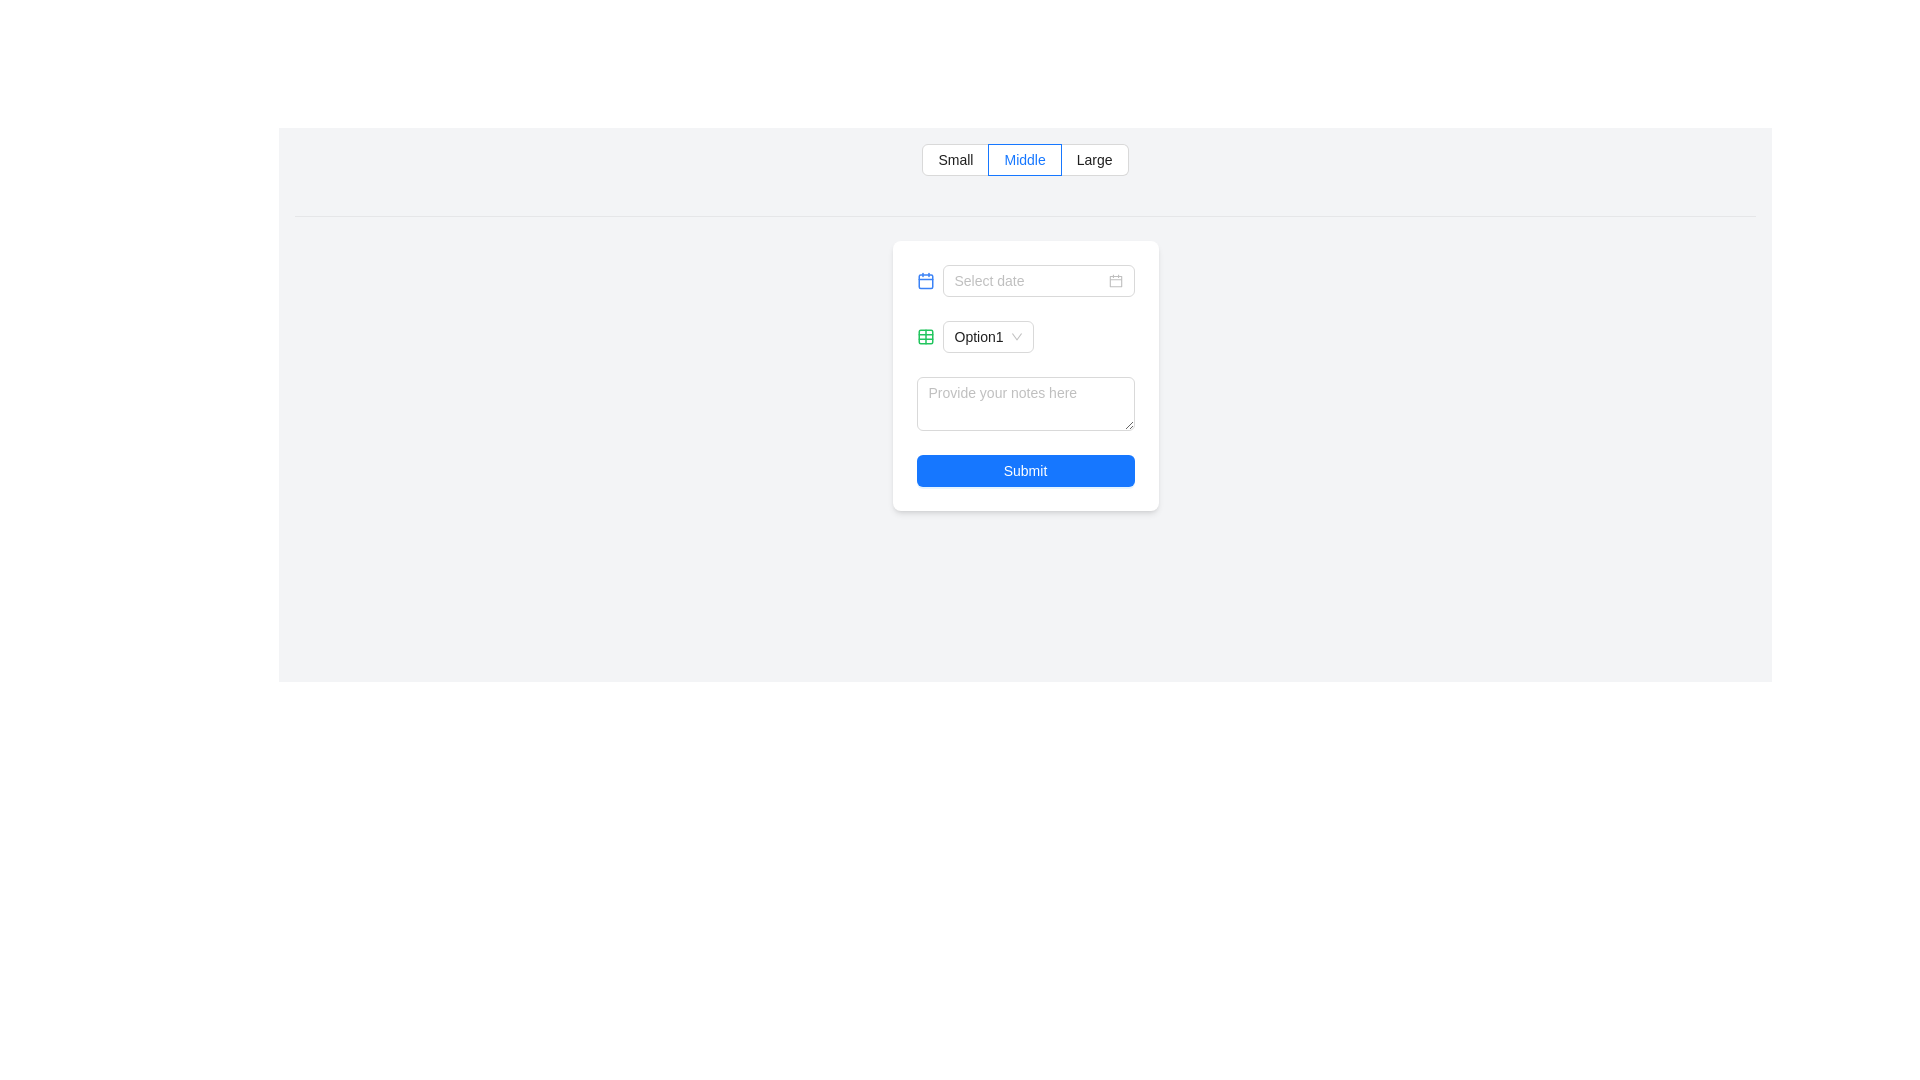 This screenshot has height=1080, width=1920. I want to click on the blue 'Submit' button with rounded edges, so click(1025, 470).